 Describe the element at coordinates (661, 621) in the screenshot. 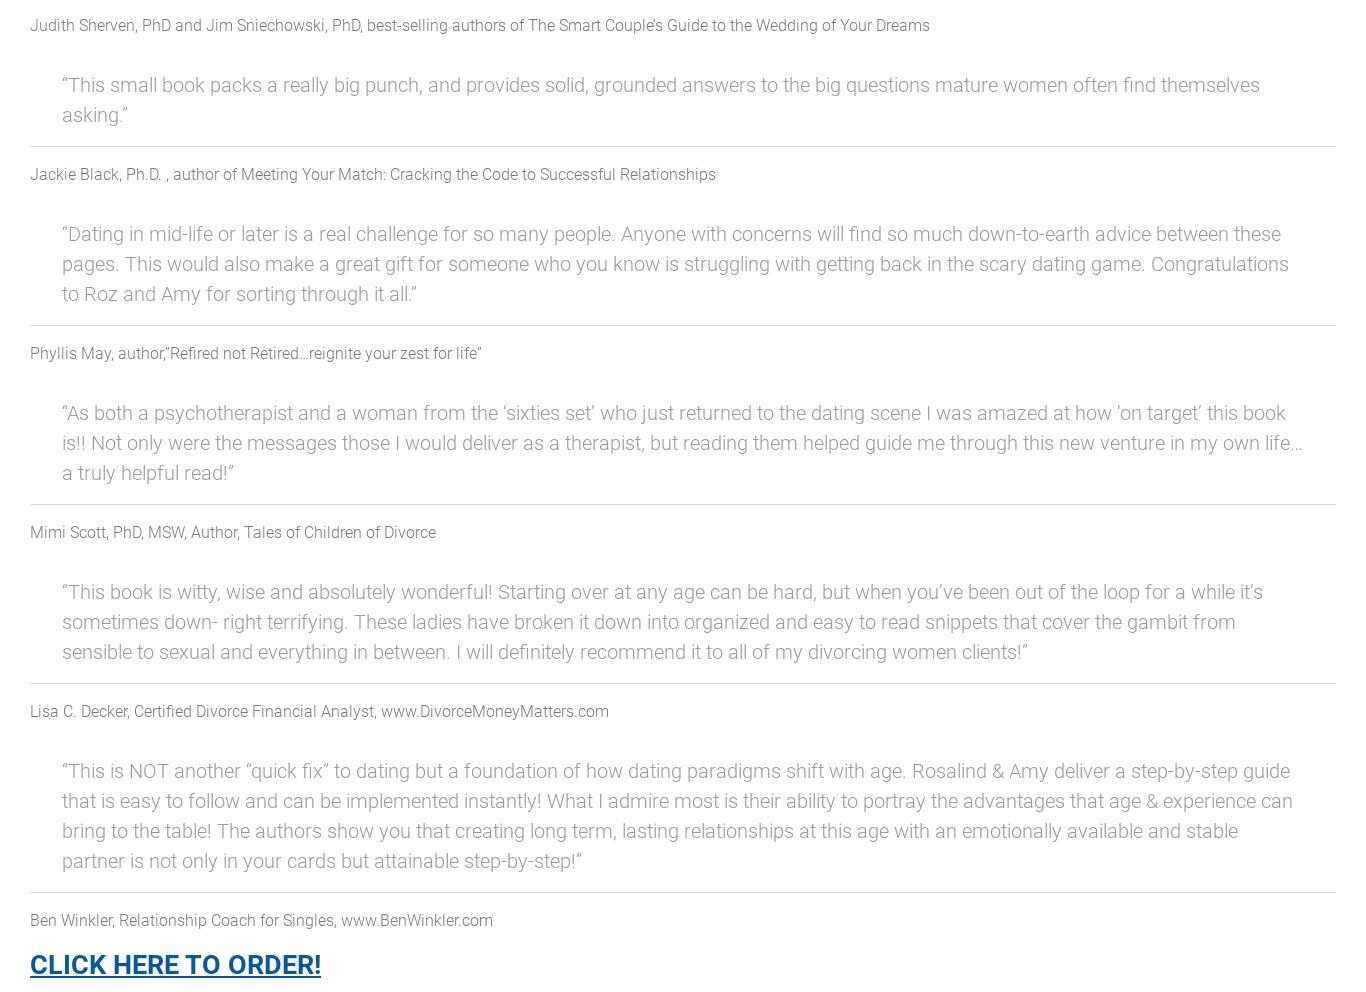

I see `'“This book is witty, wise and absolutely wonderful! Starting over at any age can be hard, but when you’ve been out of the loop for a while it’s sometimes down- right terrifying. These ladies have broken it down into organized and easy to read snippets that cover the gambit from sensible to sexual and everything in between. I will definitely recommend it to all of my divorcing women clients!”'` at that location.